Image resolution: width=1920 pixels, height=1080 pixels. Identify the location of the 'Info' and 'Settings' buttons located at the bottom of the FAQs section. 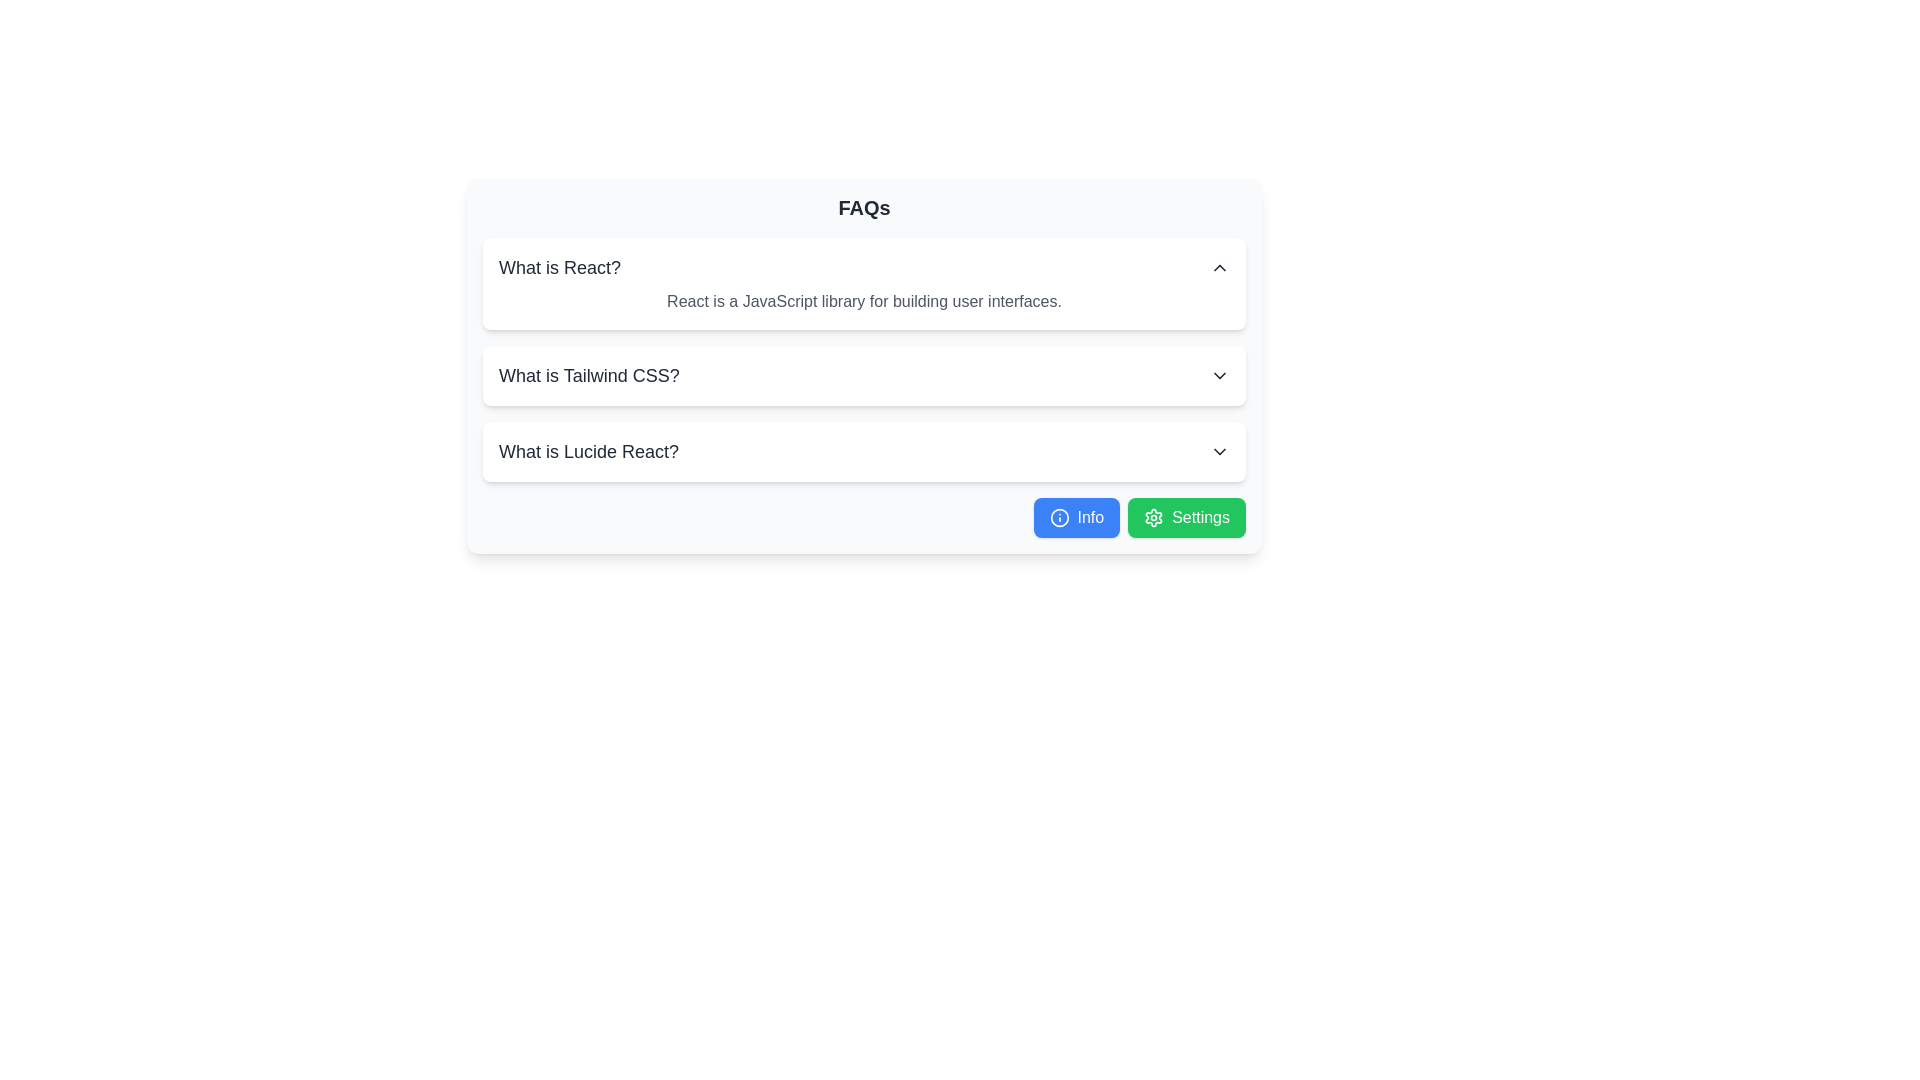
(864, 366).